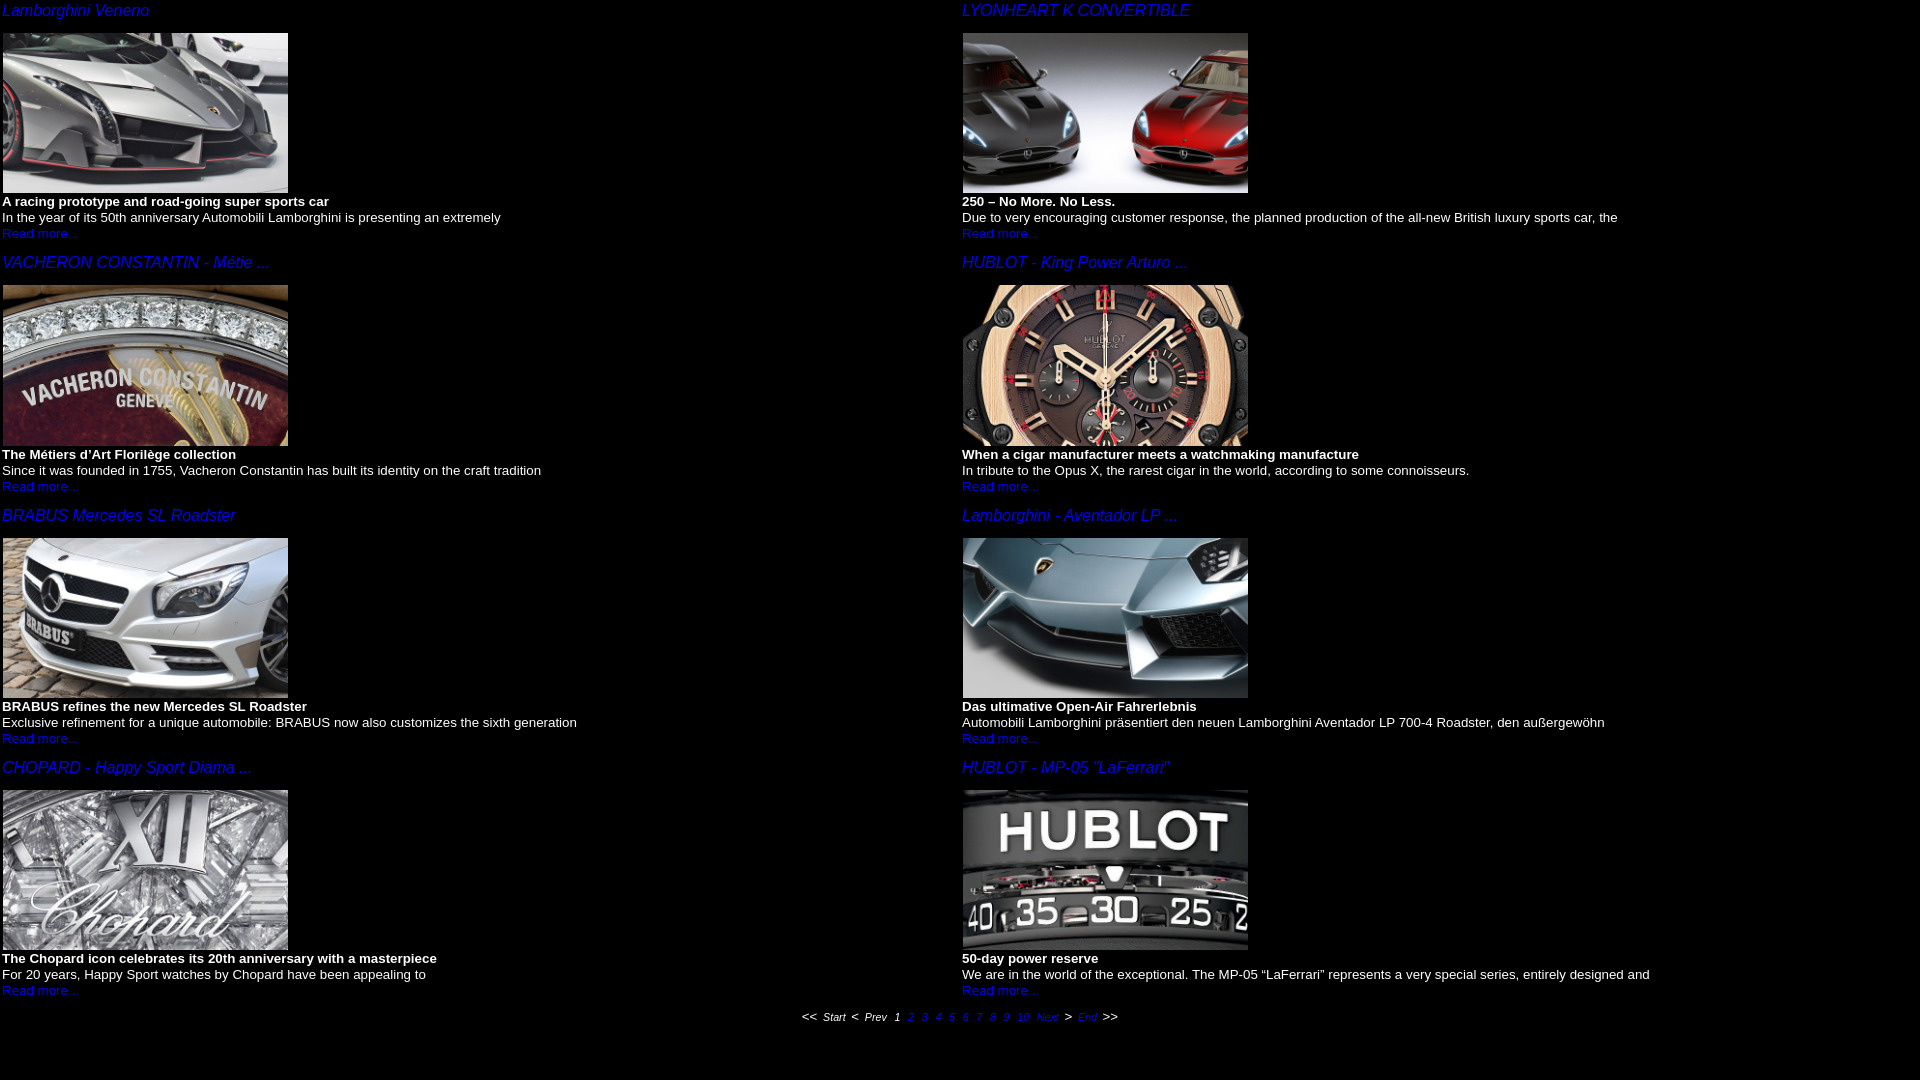  I want to click on '8', so click(993, 1017).